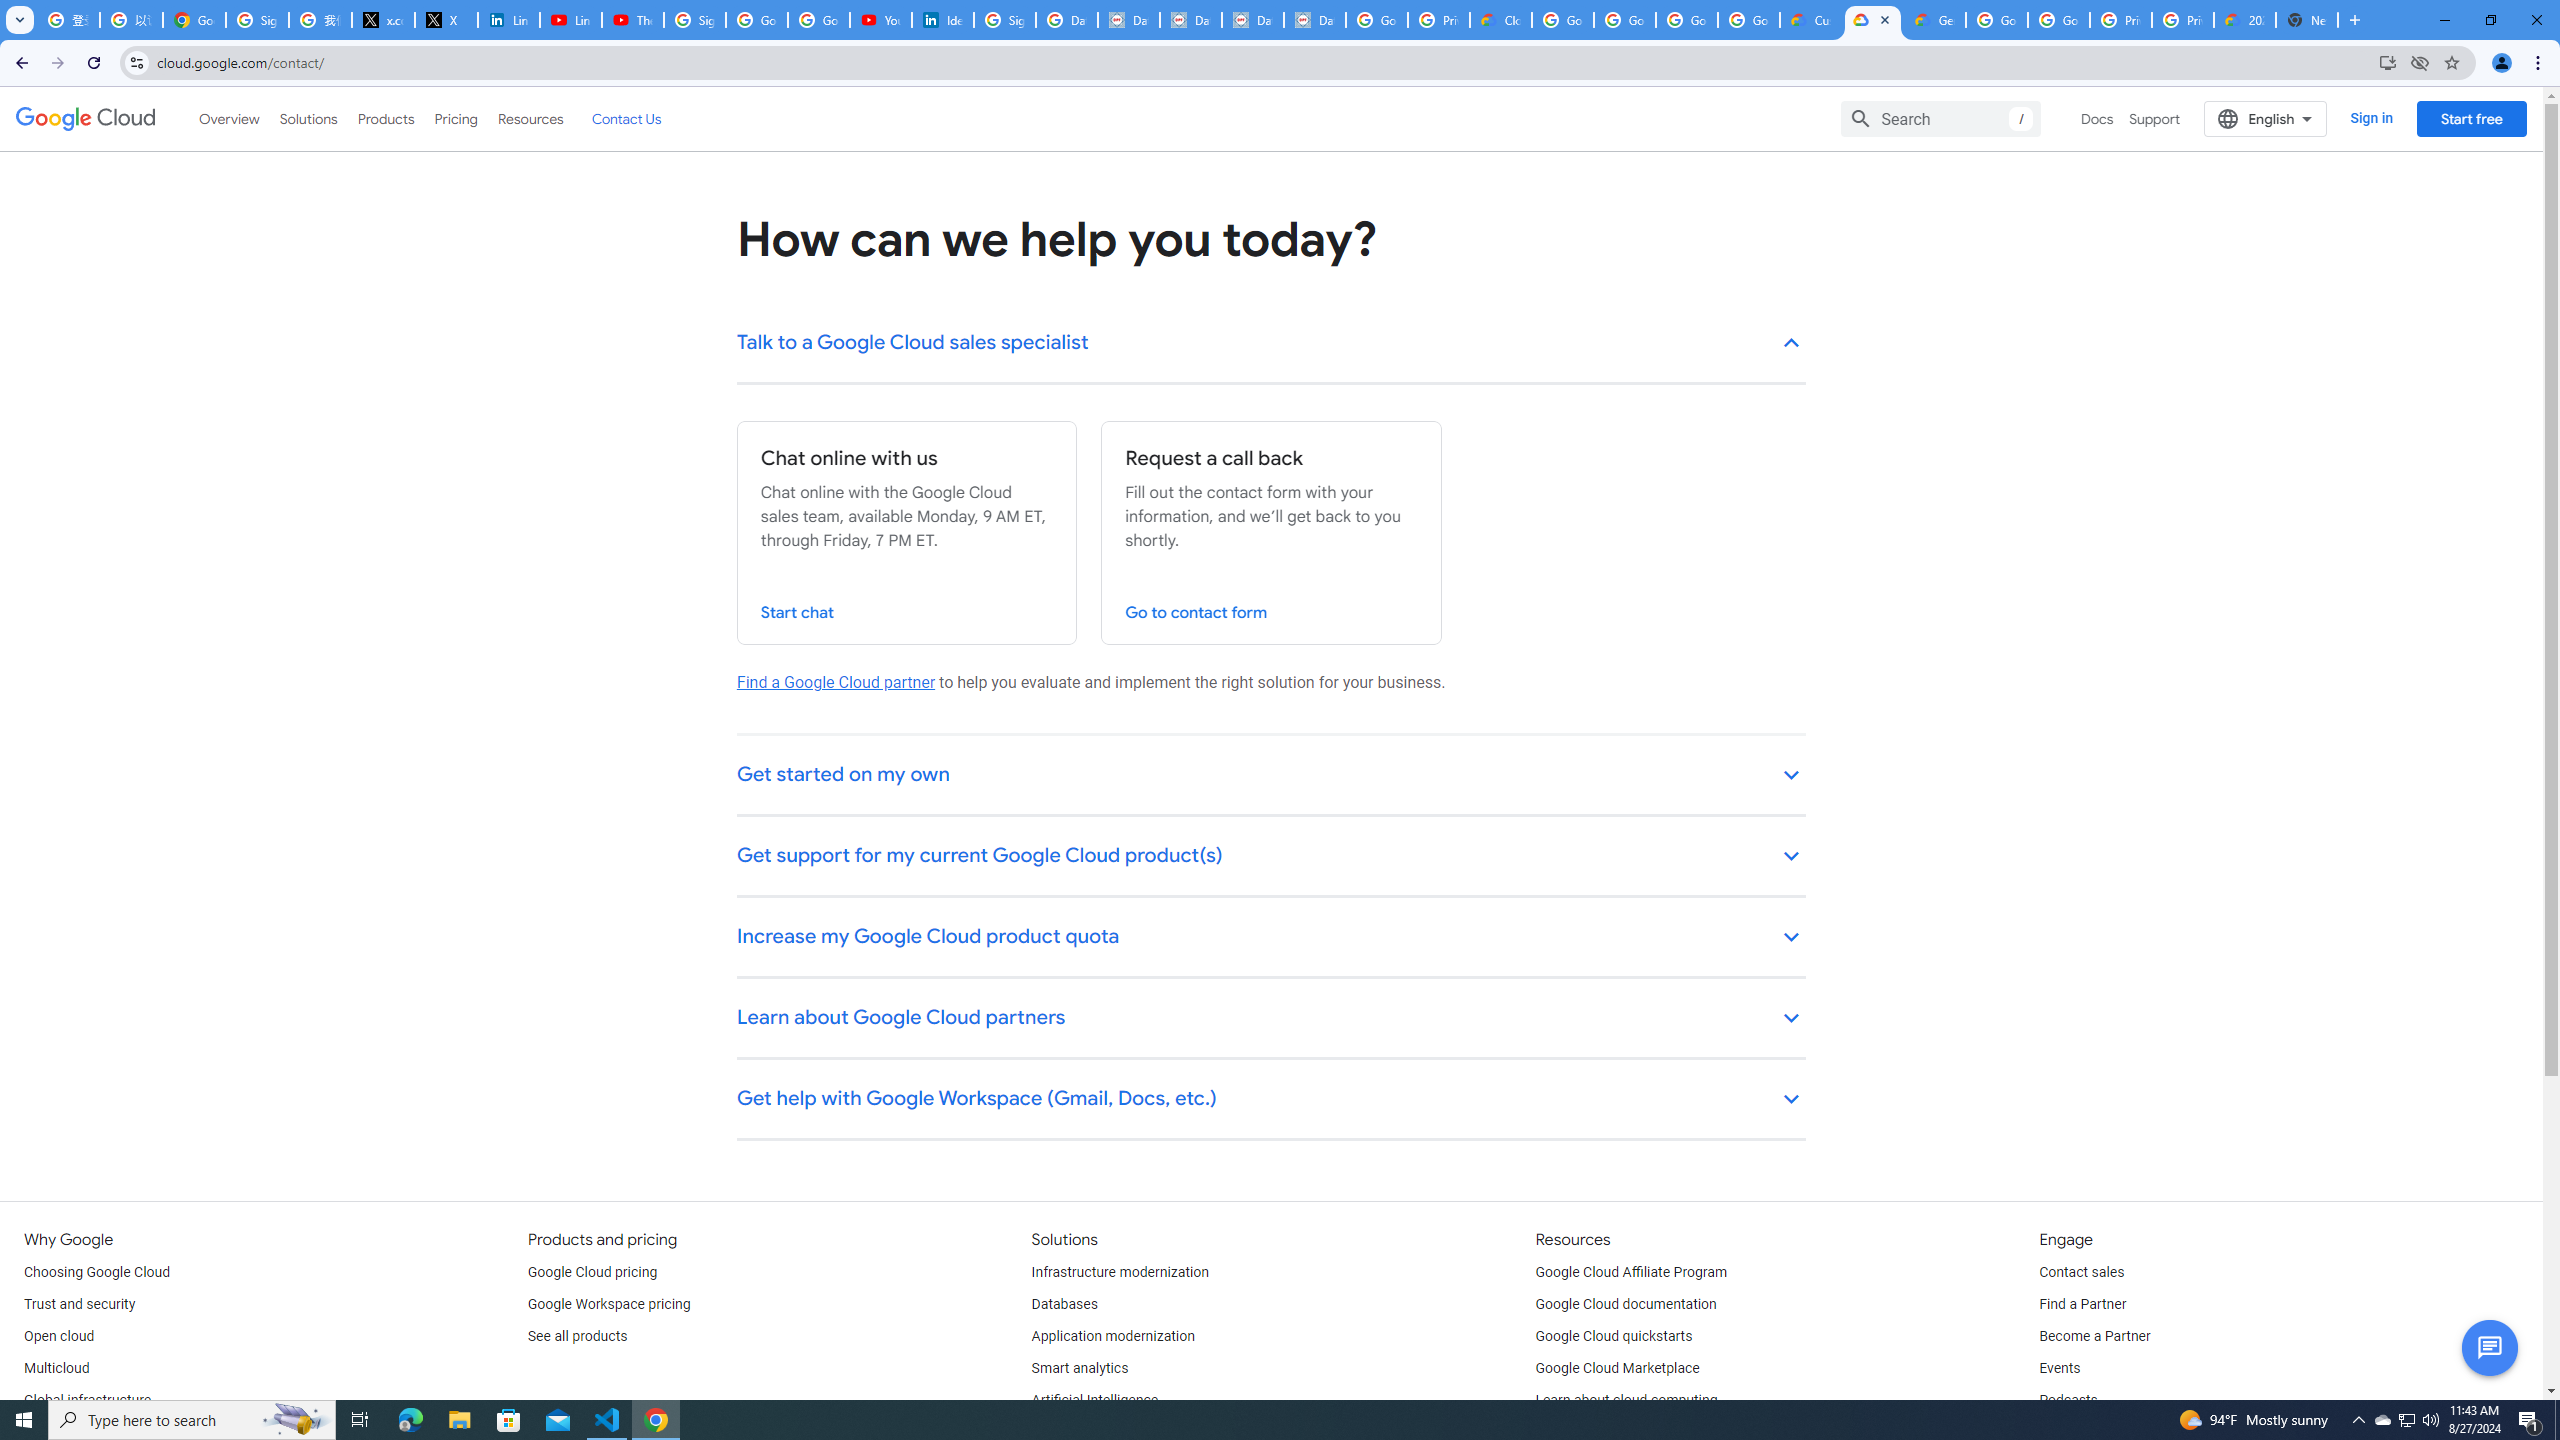 The width and height of the screenshot is (2560, 1440). Describe the element at coordinates (86, 1401) in the screenshot. I see `'Global infrastructure'` at that location.